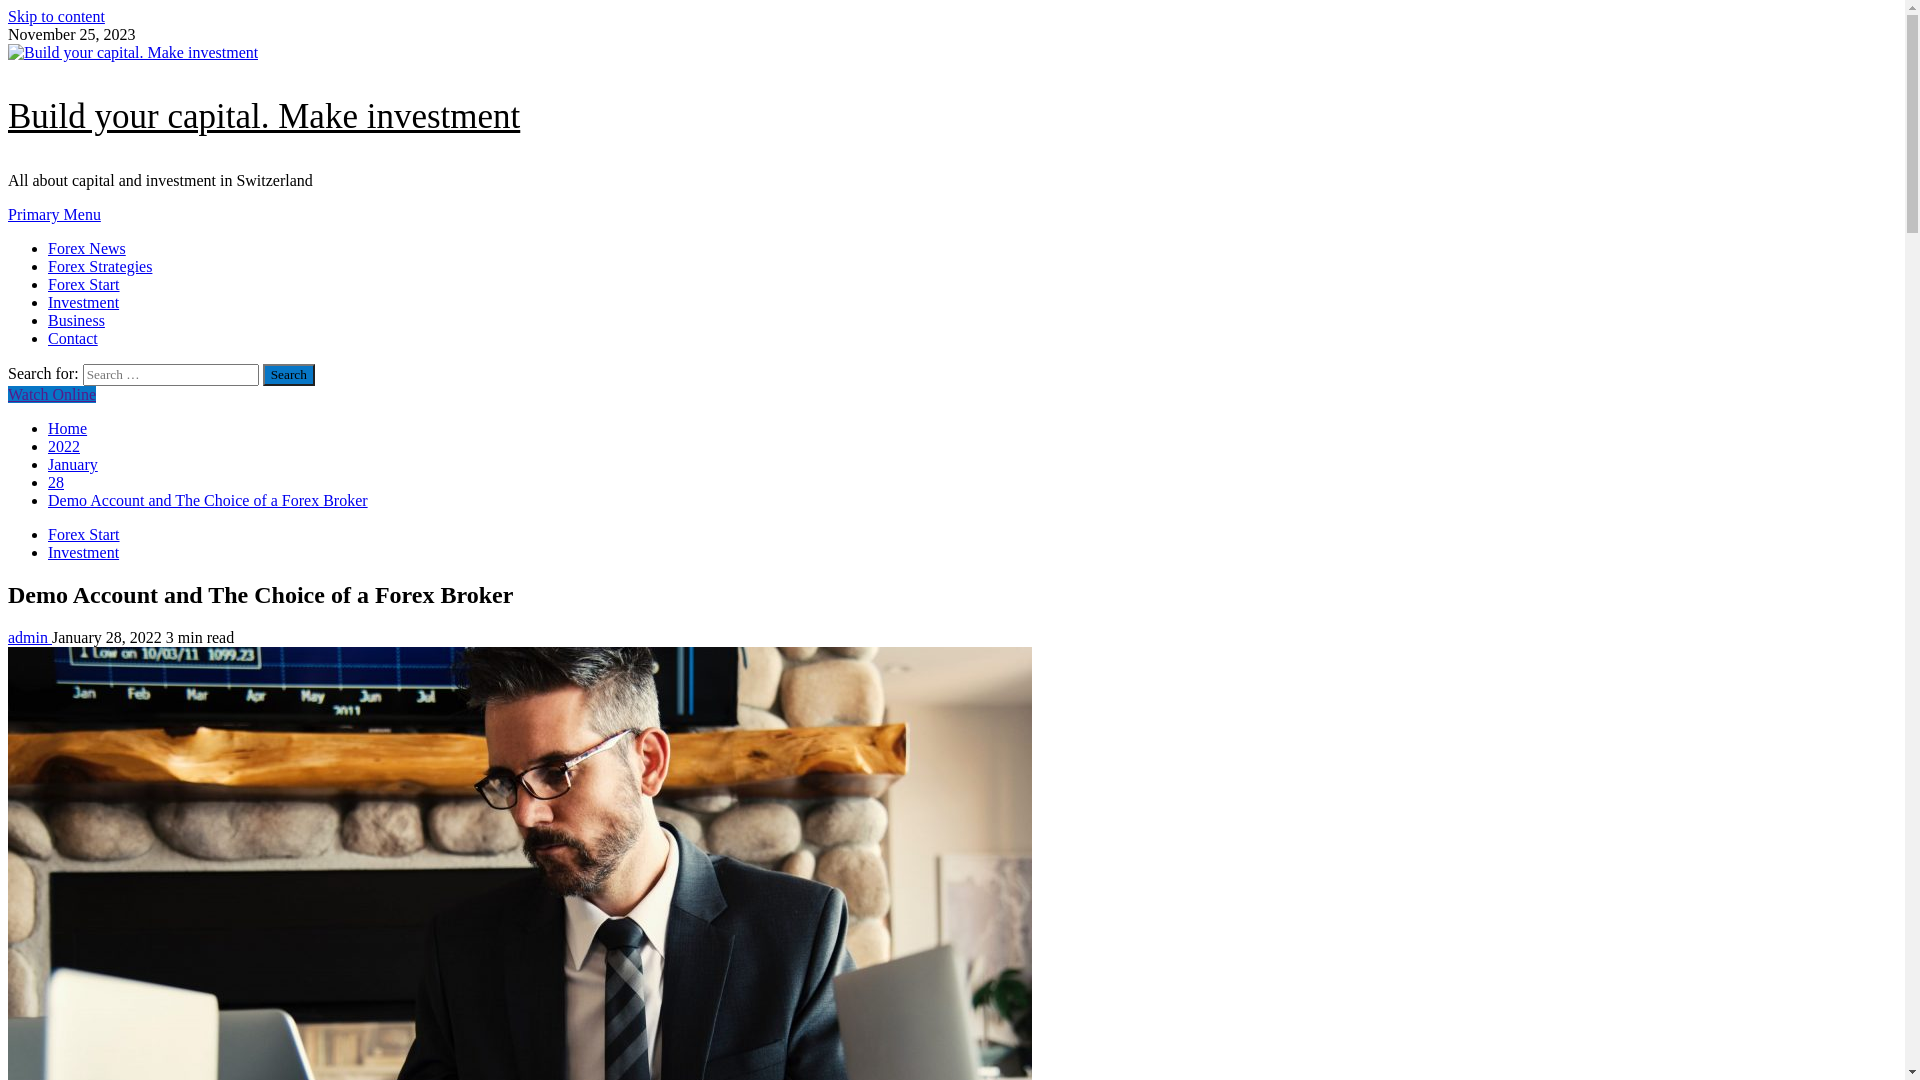 This screenshot has width=1920, height=1080. Describe the element at coordinates (56, 16) in the screenshot. I see `'Skip to content'` at that location.